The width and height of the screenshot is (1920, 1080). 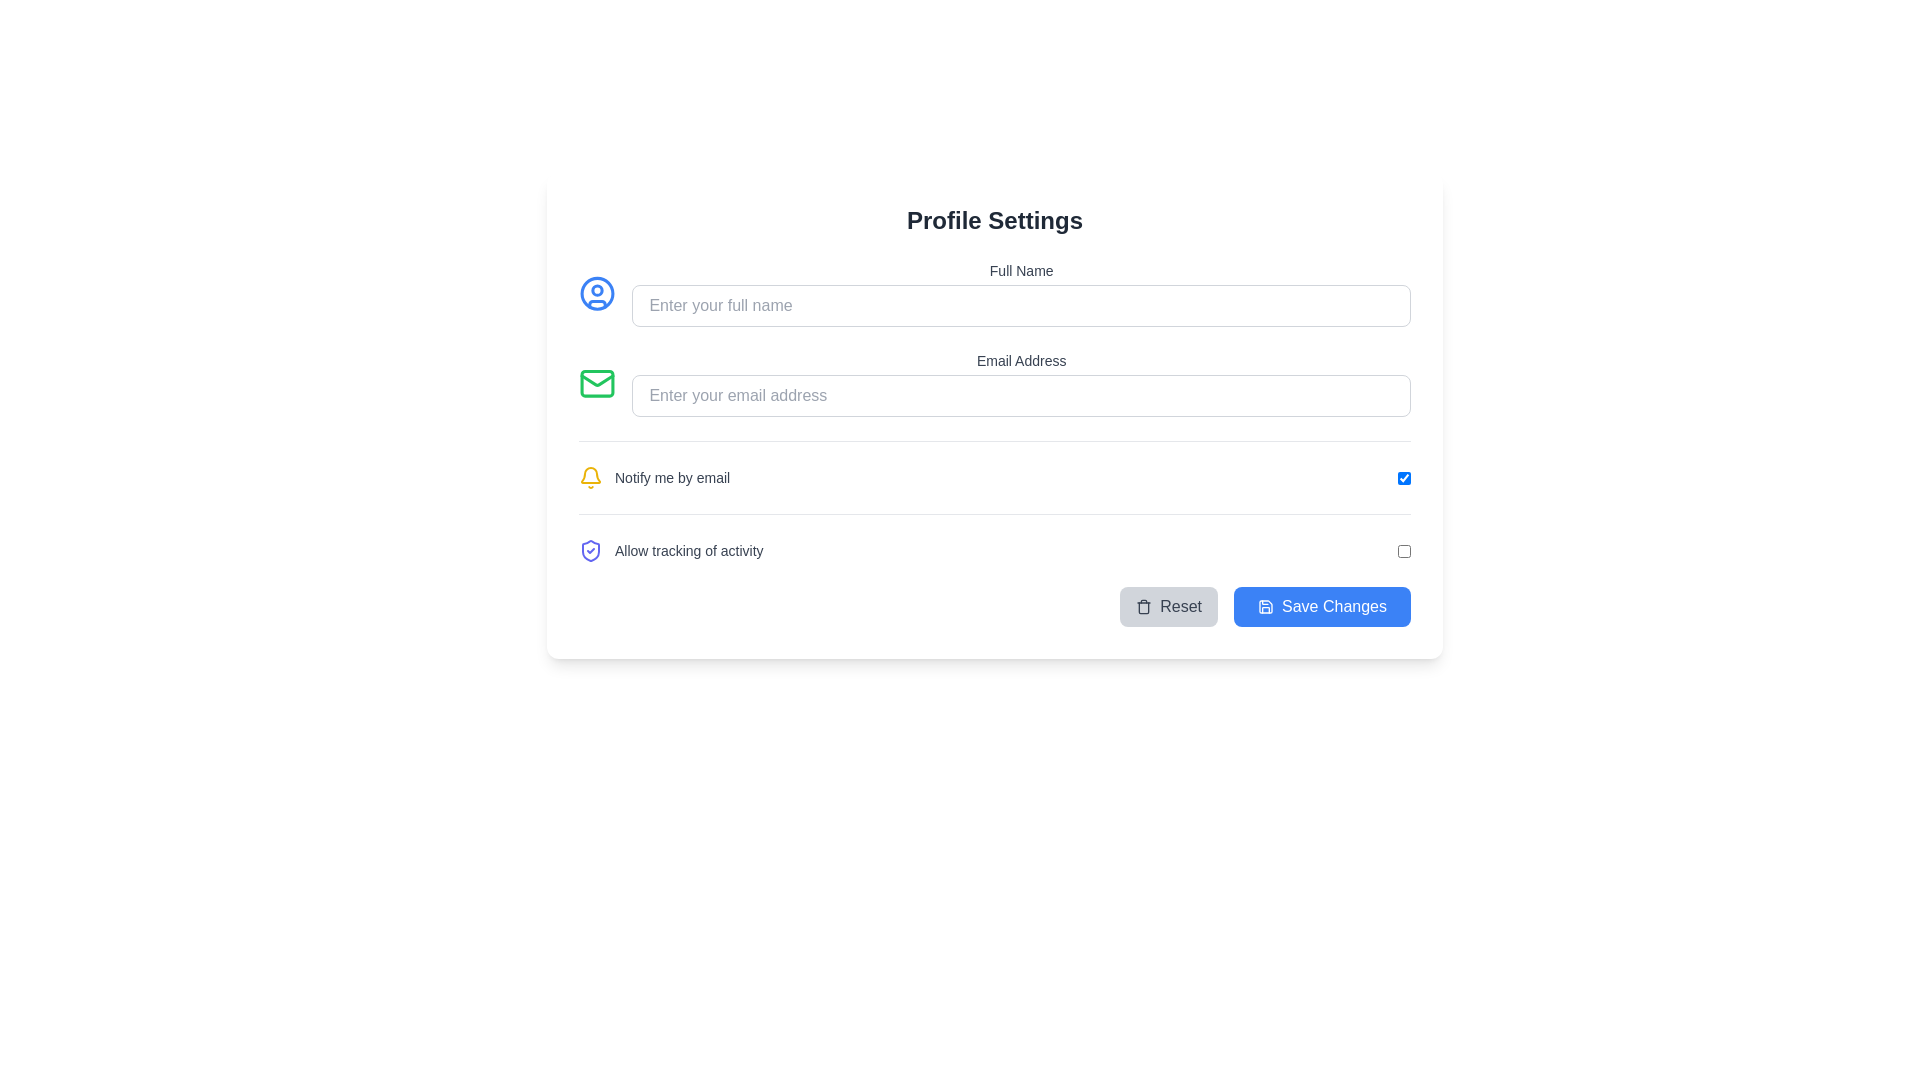 What do you see at coordinates (589, 478) in the screenshot?
I see `the notification setting icon` at bounding box center [589, 478].